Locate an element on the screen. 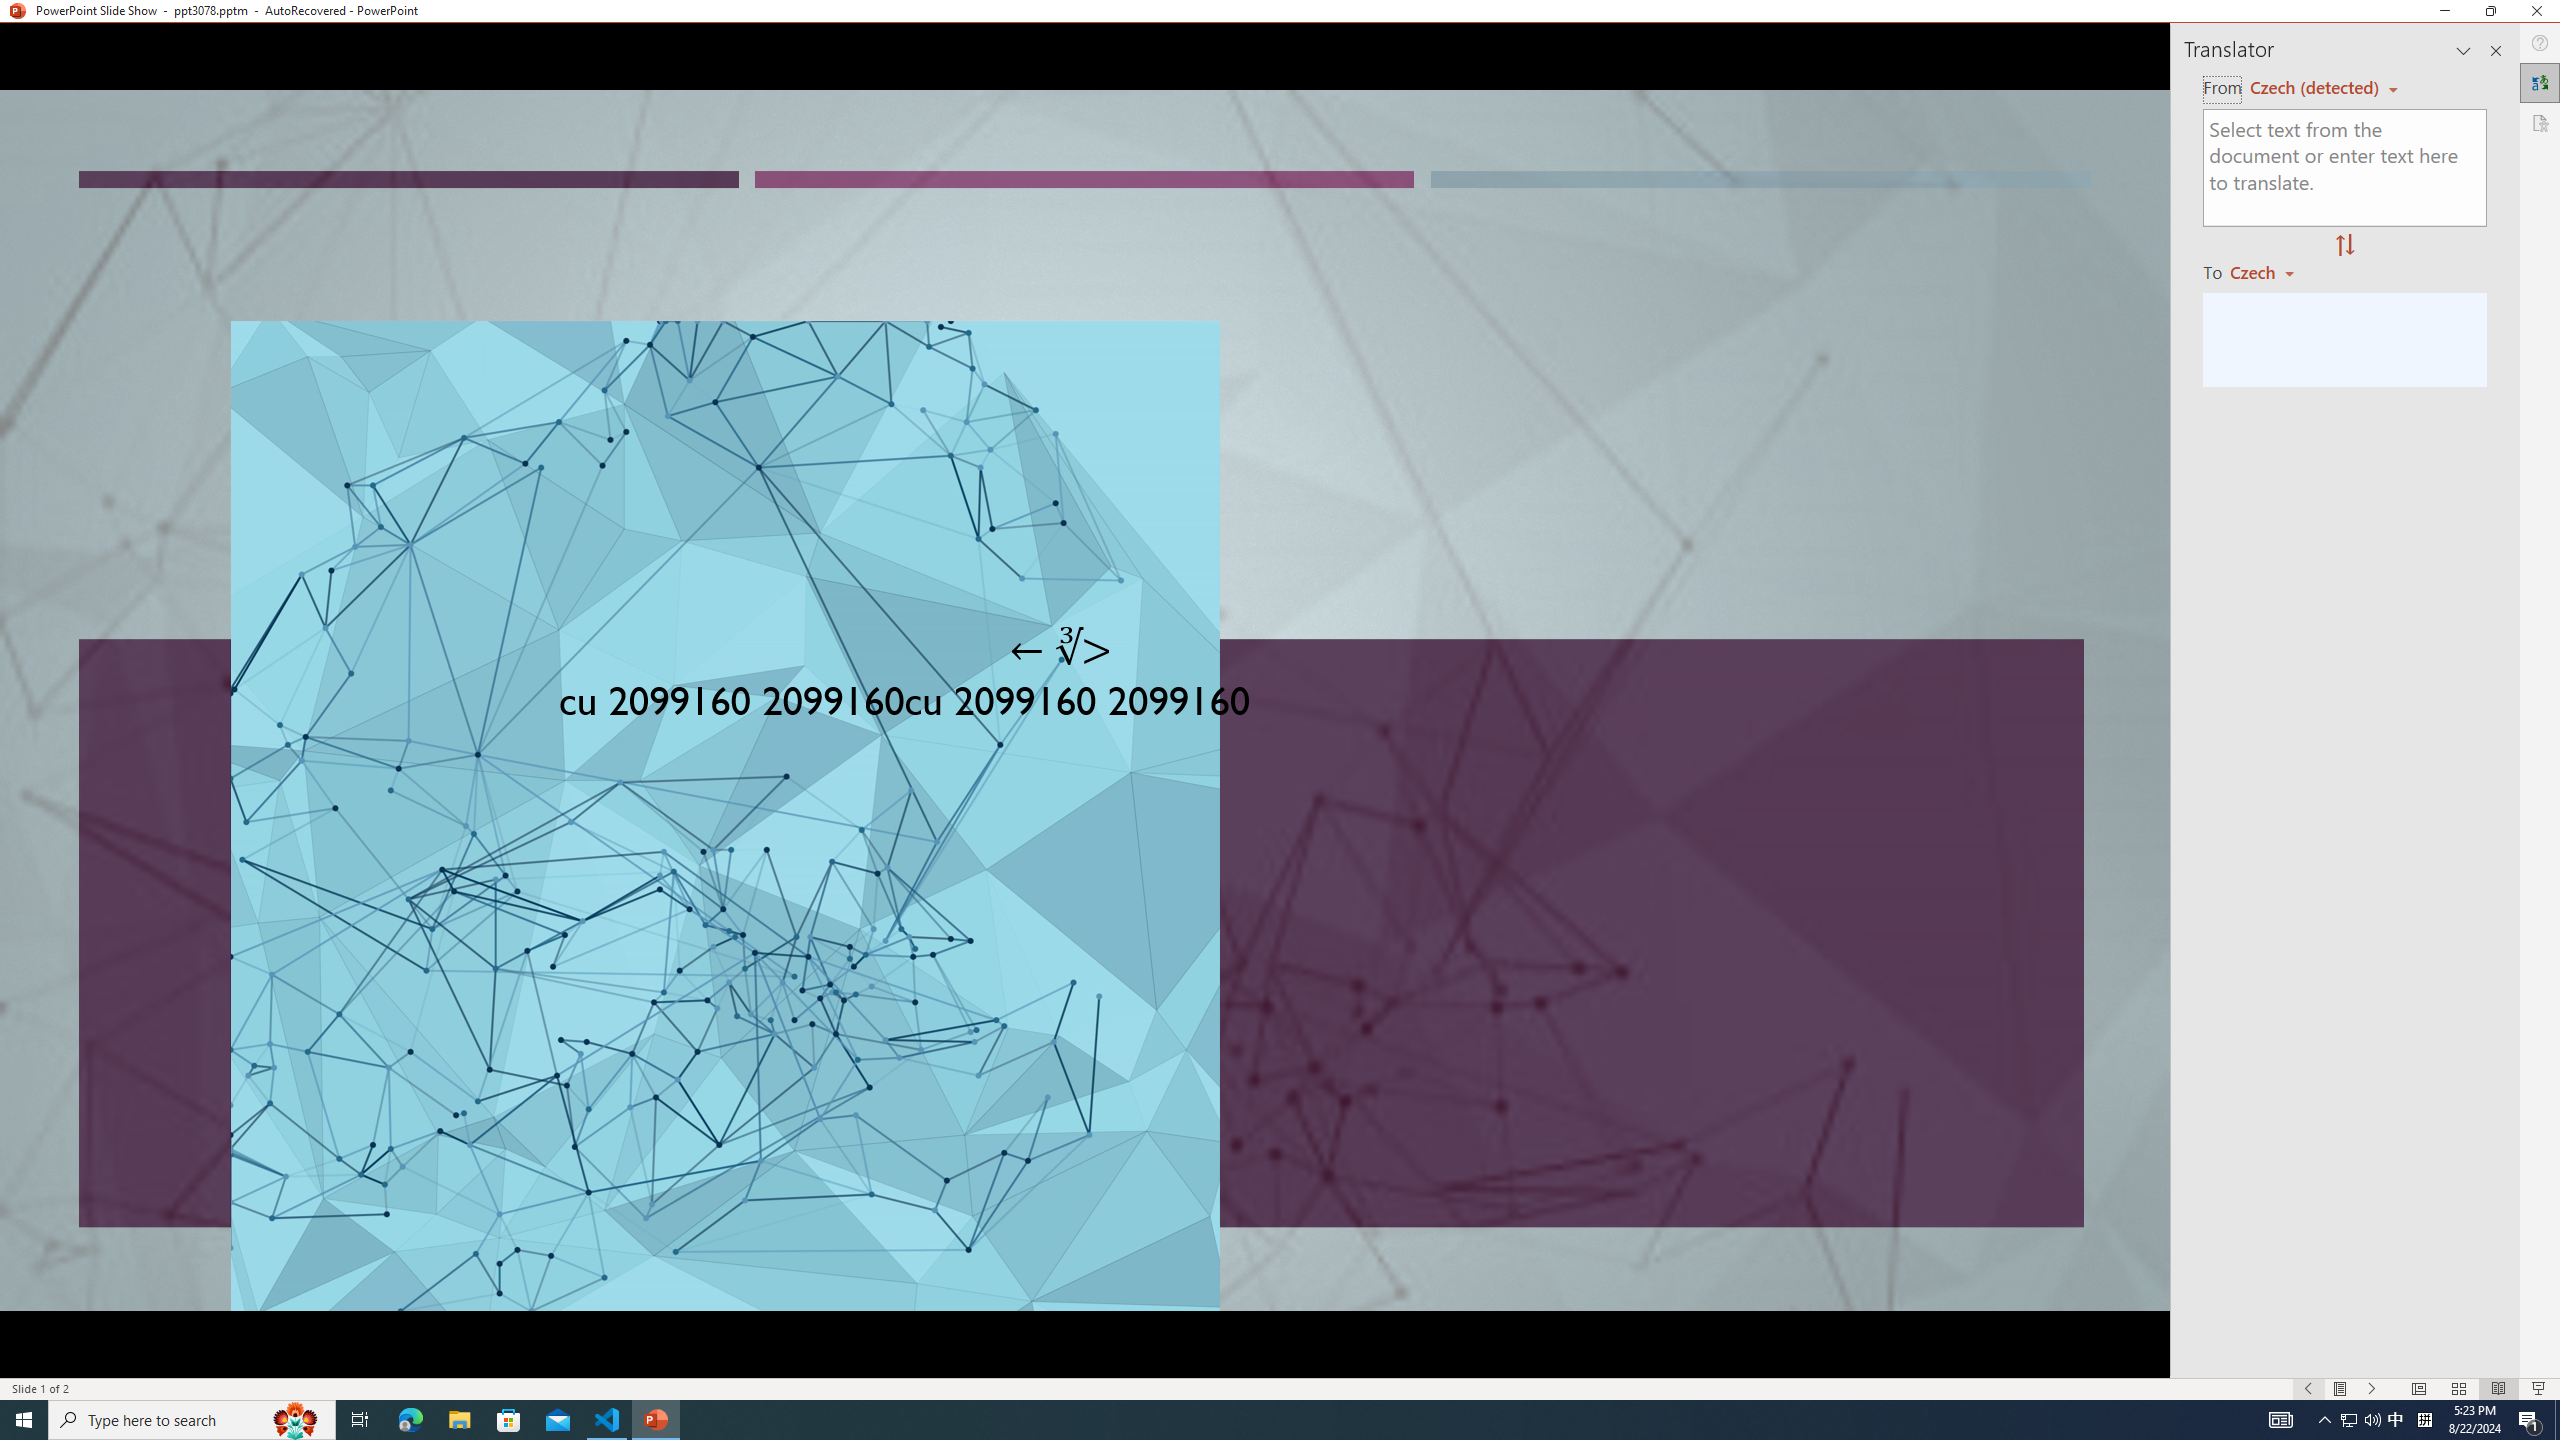 This screenshot has height=1440, width=2560. 'Swap "from" and "to" languages.' is located at coordinates (2343, 245).